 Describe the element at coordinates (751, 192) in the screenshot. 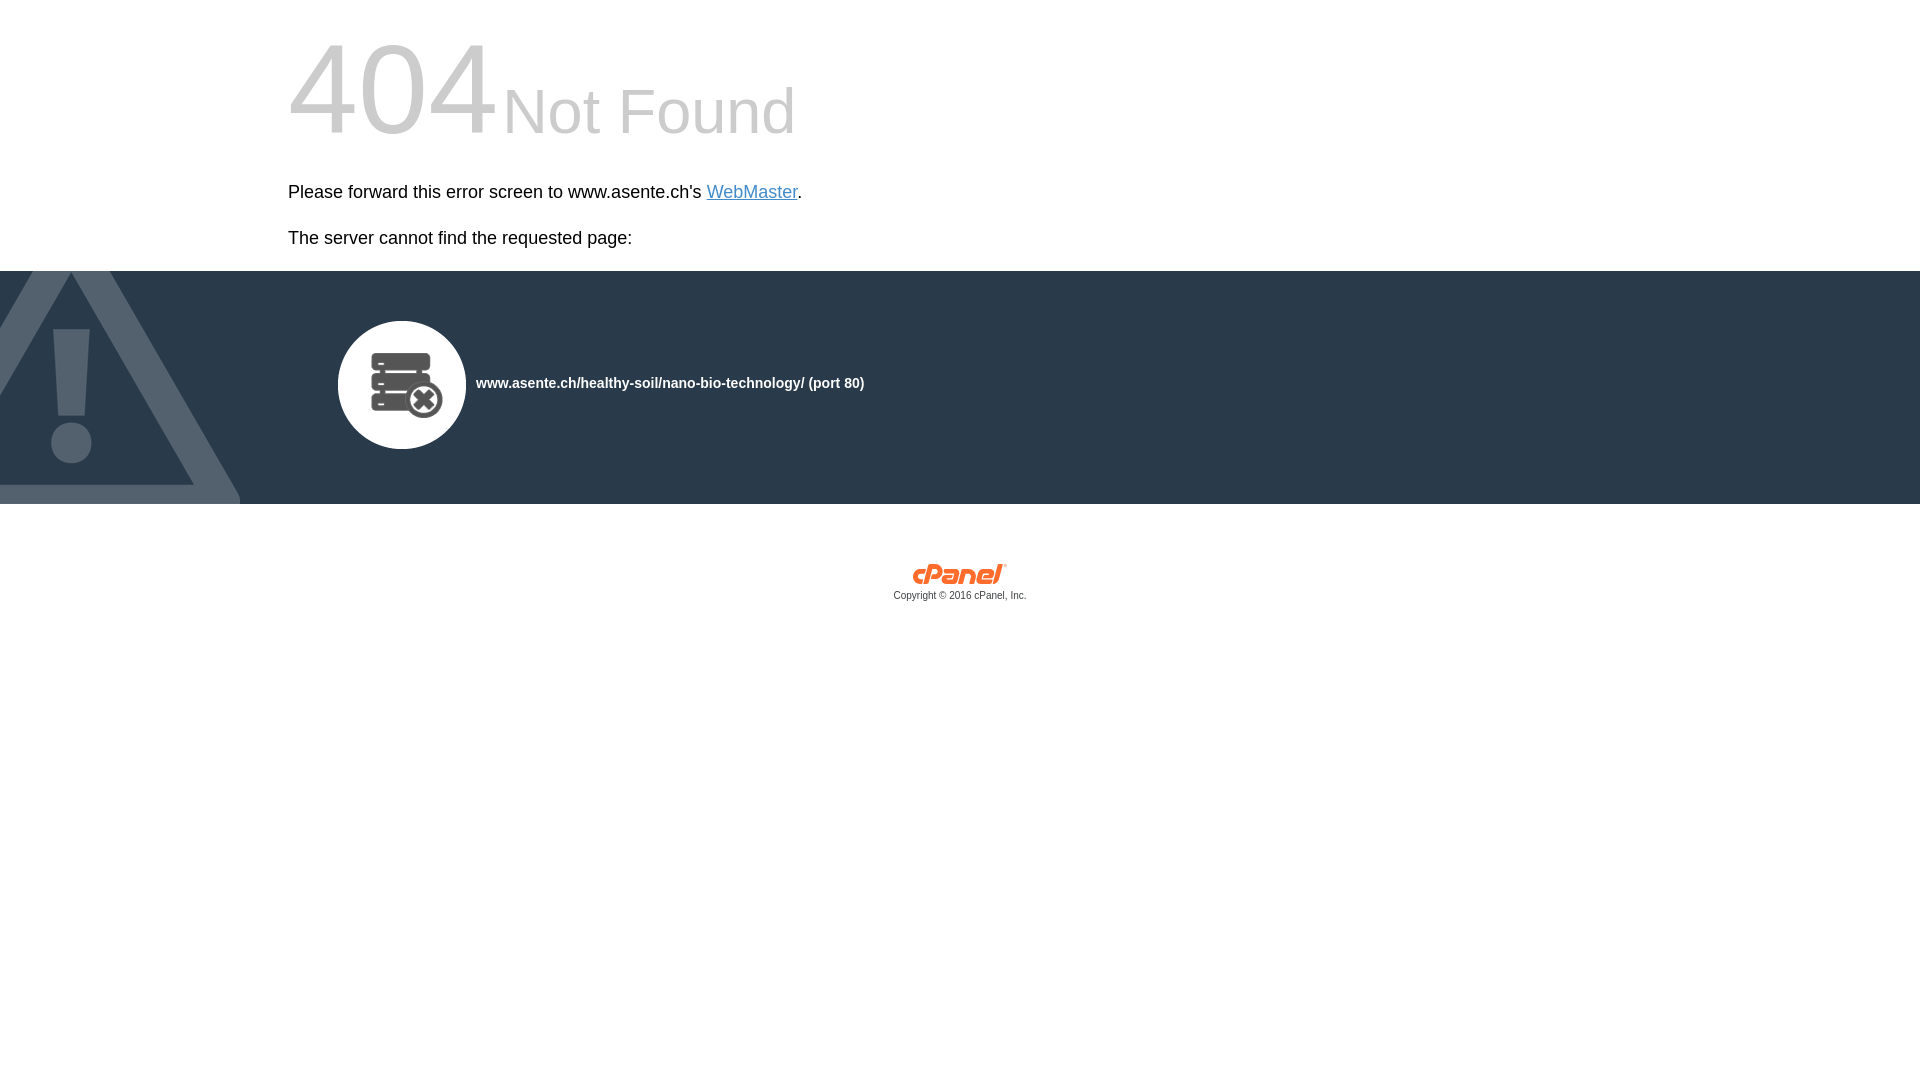

I see `'WebMaster'` at that location.